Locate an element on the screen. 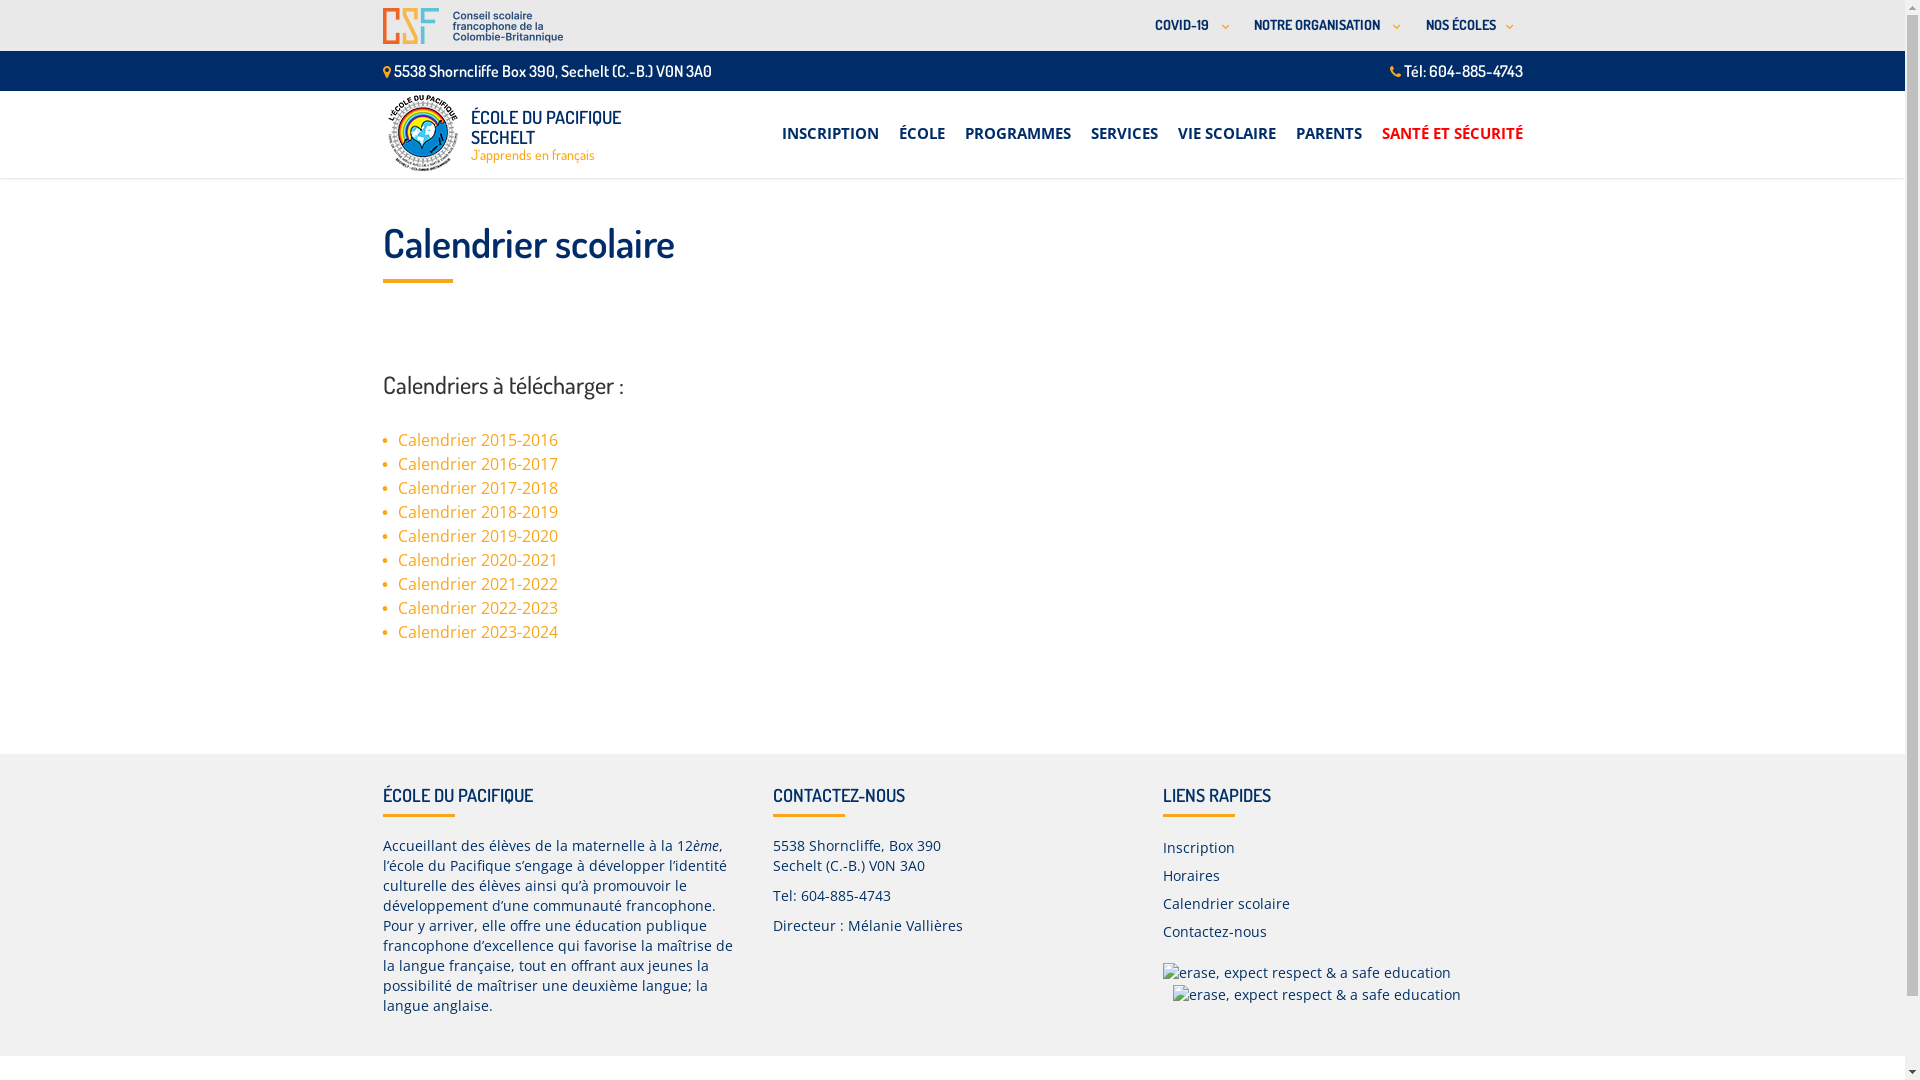 The width and height of the screenshot is (1920, 1080). 'Inscription' is located at coordinates (1198, 847).